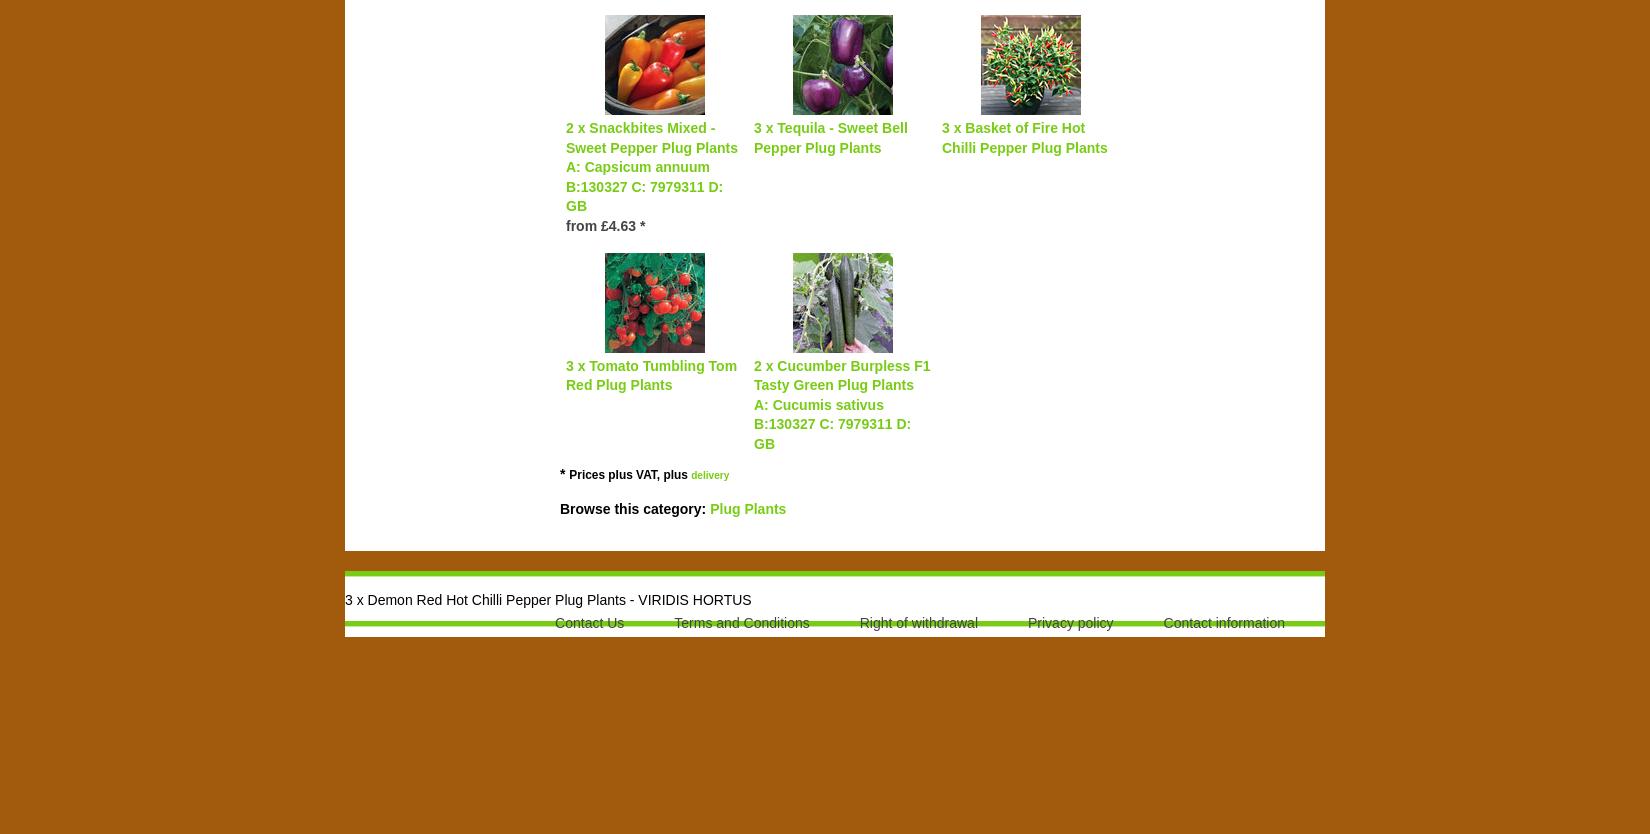  What do you see at coordinates (650, 373) in the screenshot?
I see `'3 x Tomato Tumbling Tom Red Plug Plants'` at bounding box center [650, 373].